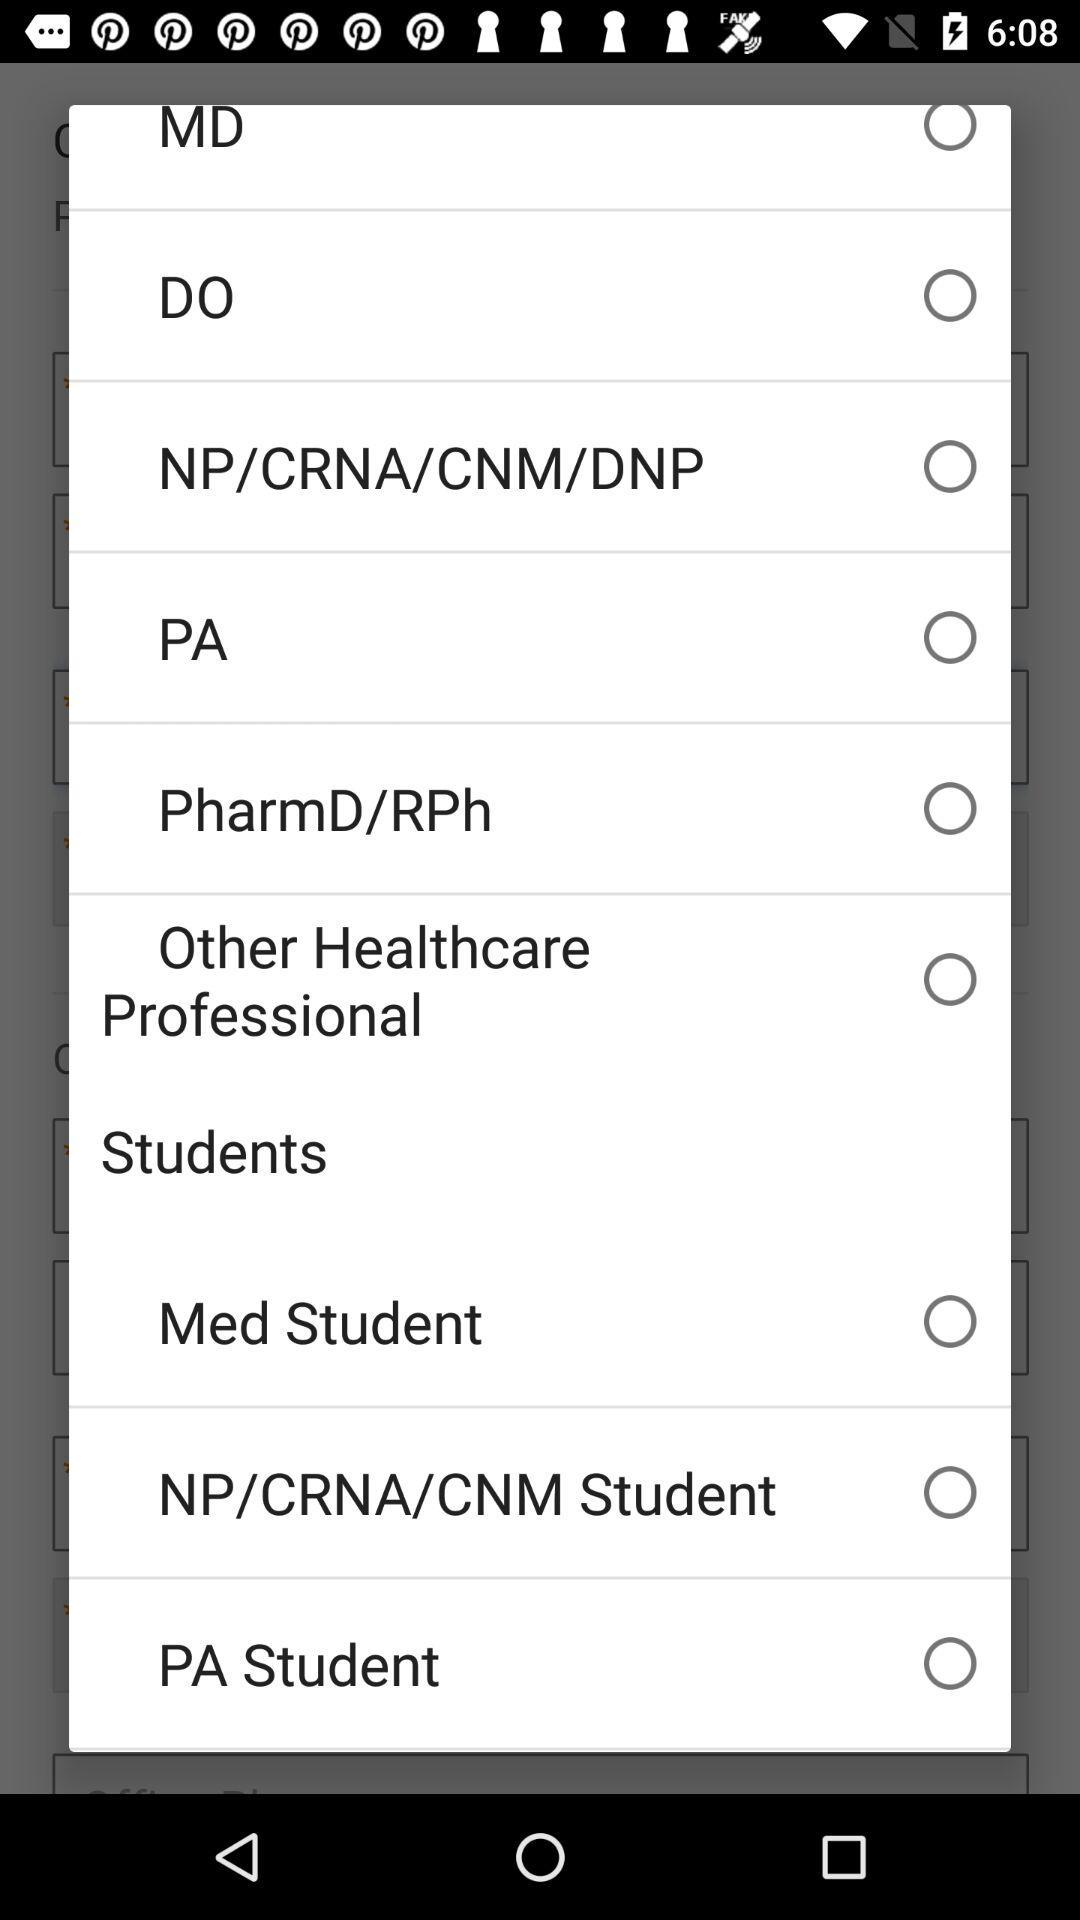  Describe the element at coordinates (540, 1150) in the screenshot. I see `the students icon` at that location.